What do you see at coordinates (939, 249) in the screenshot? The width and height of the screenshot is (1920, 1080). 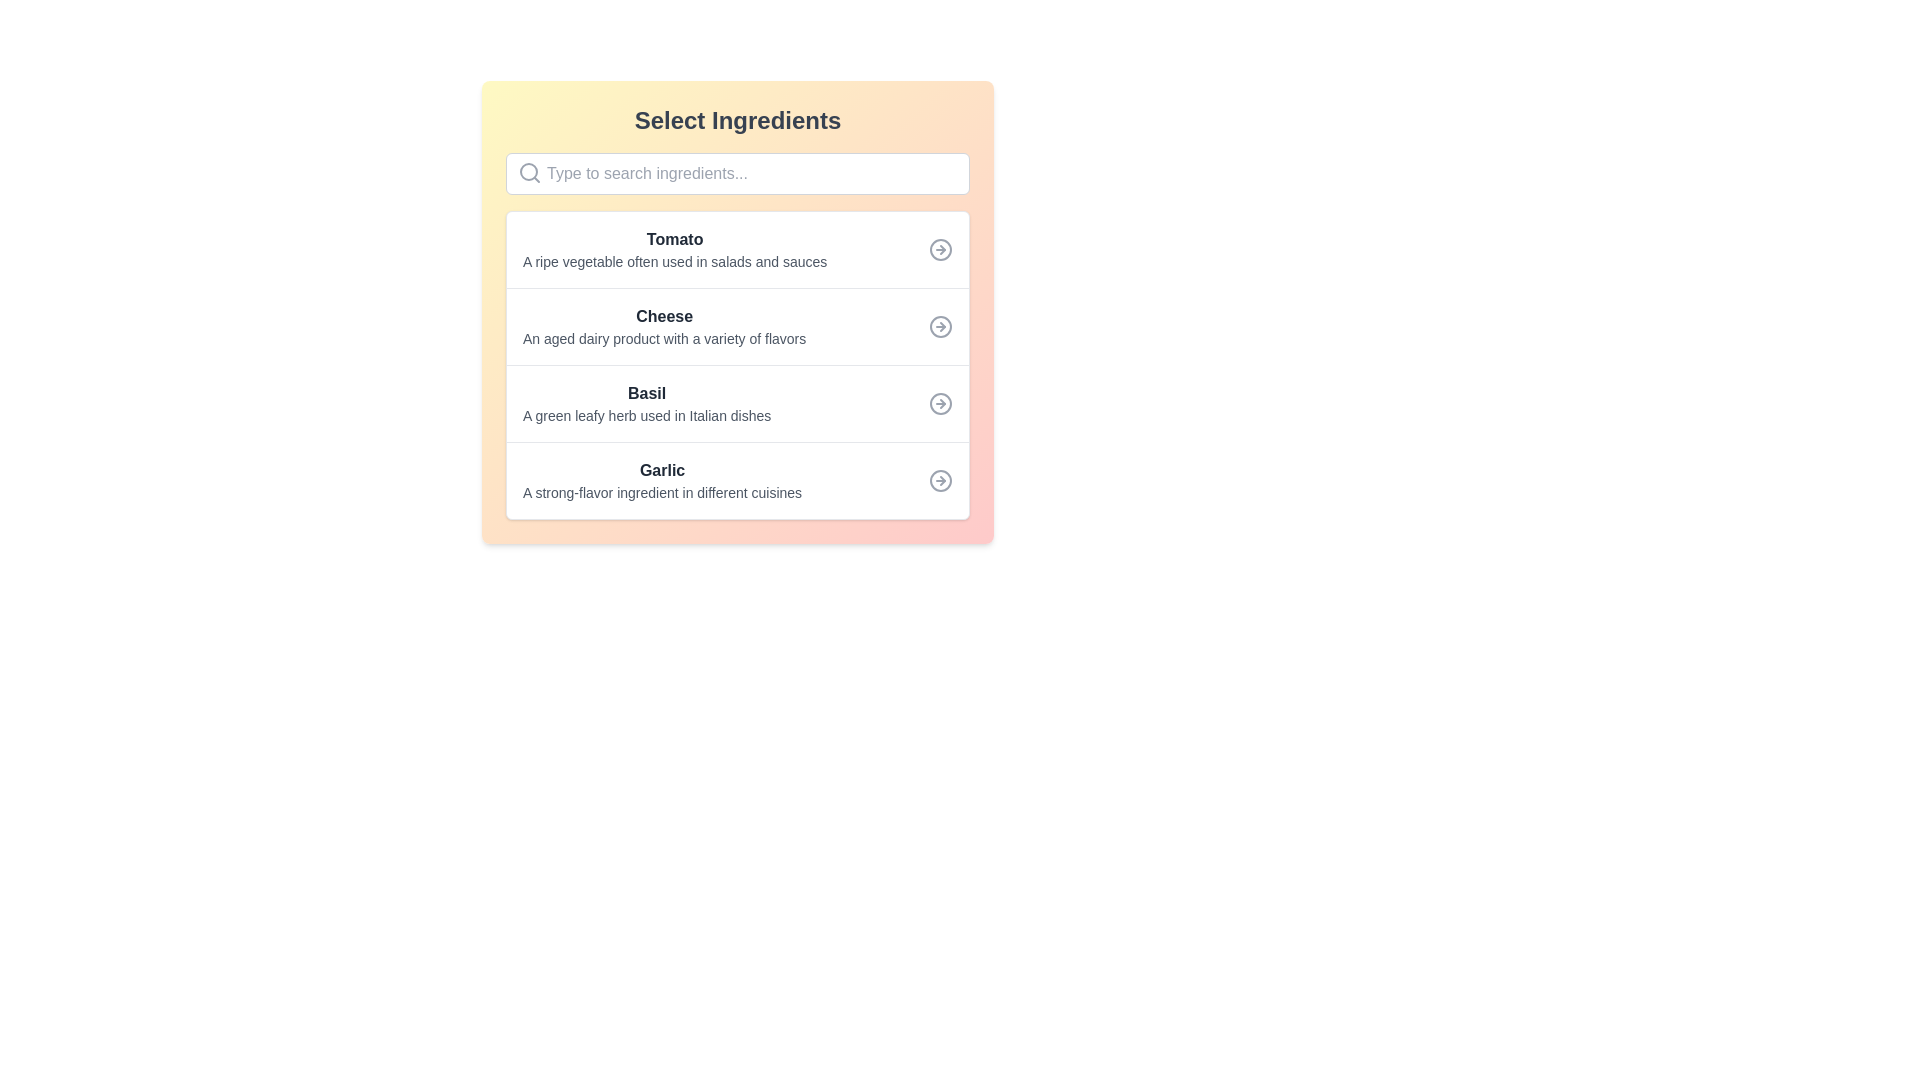 I see `the Circle graphical component associated with the 'Tomato' item in the list` at bounding box center [939, 249].